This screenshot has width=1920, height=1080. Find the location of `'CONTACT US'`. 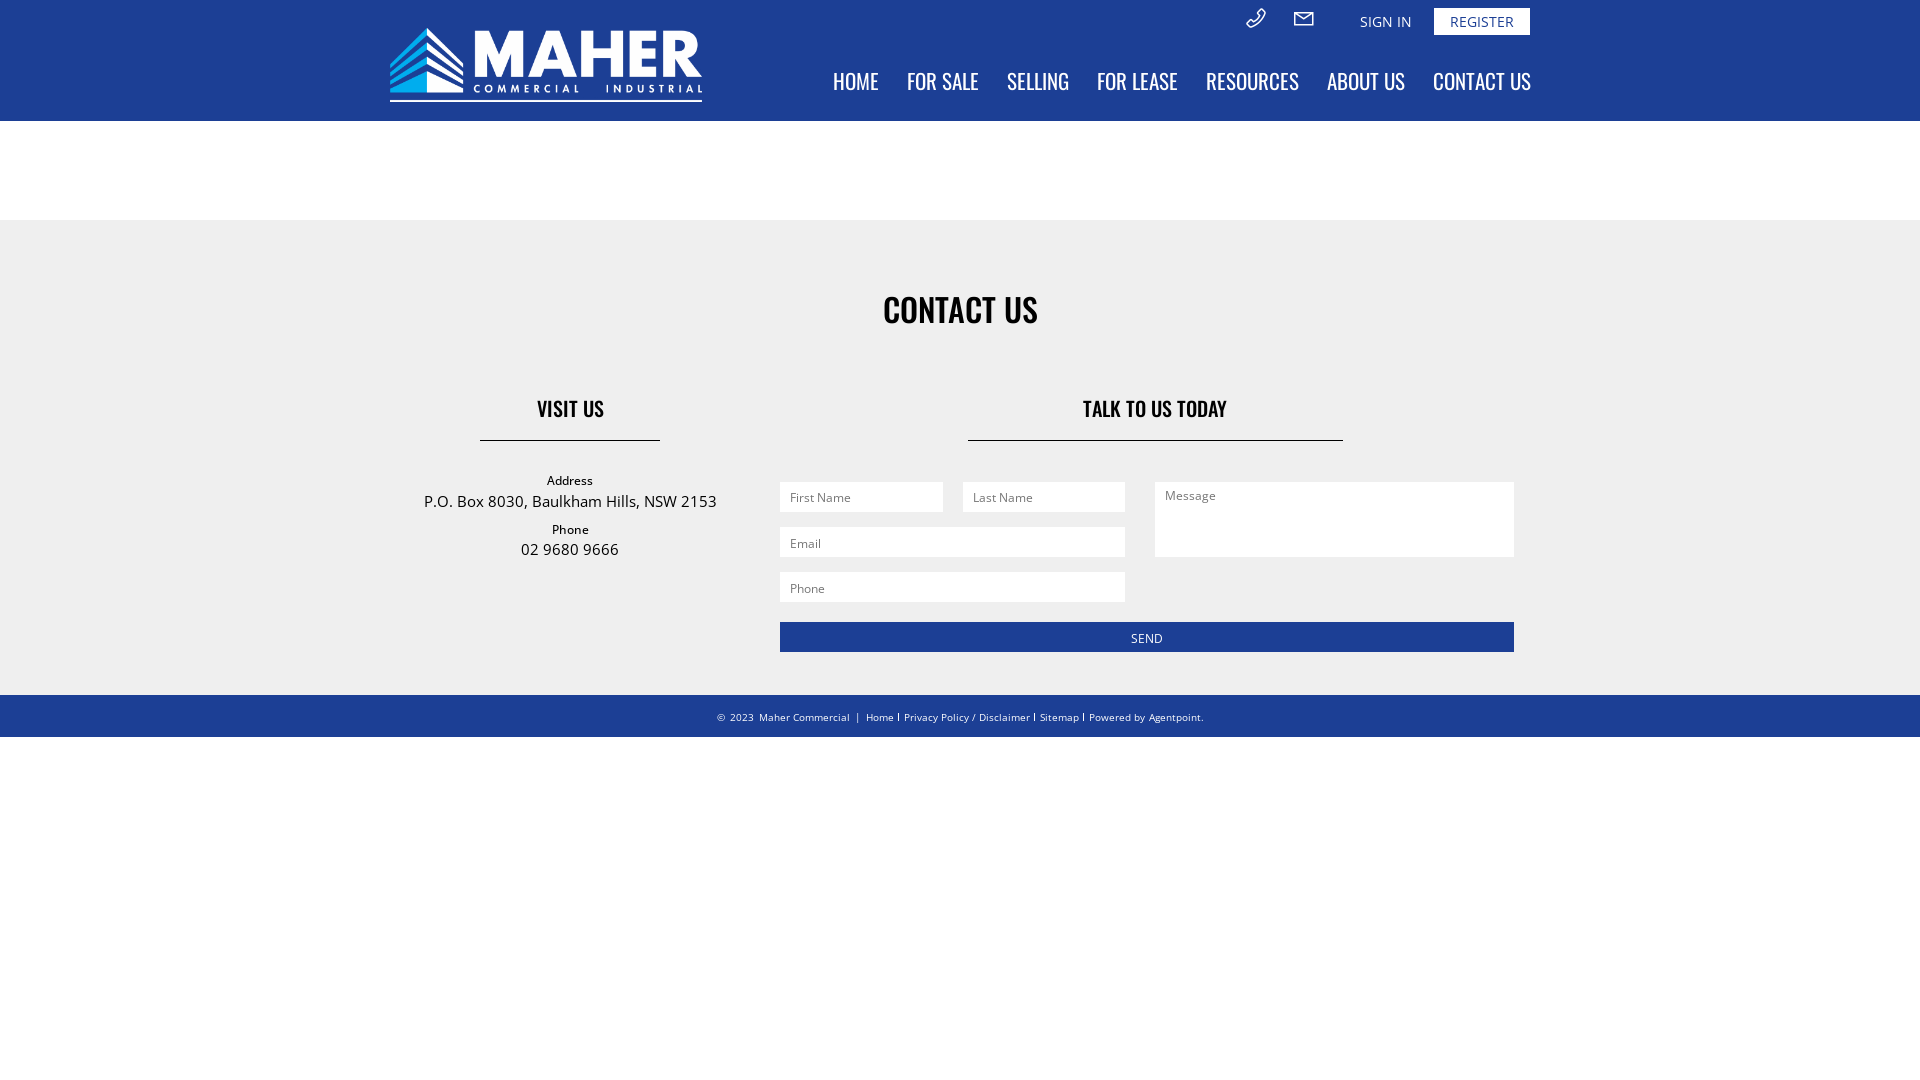

'CONTACT US' is located at coordinates (1482, 80).